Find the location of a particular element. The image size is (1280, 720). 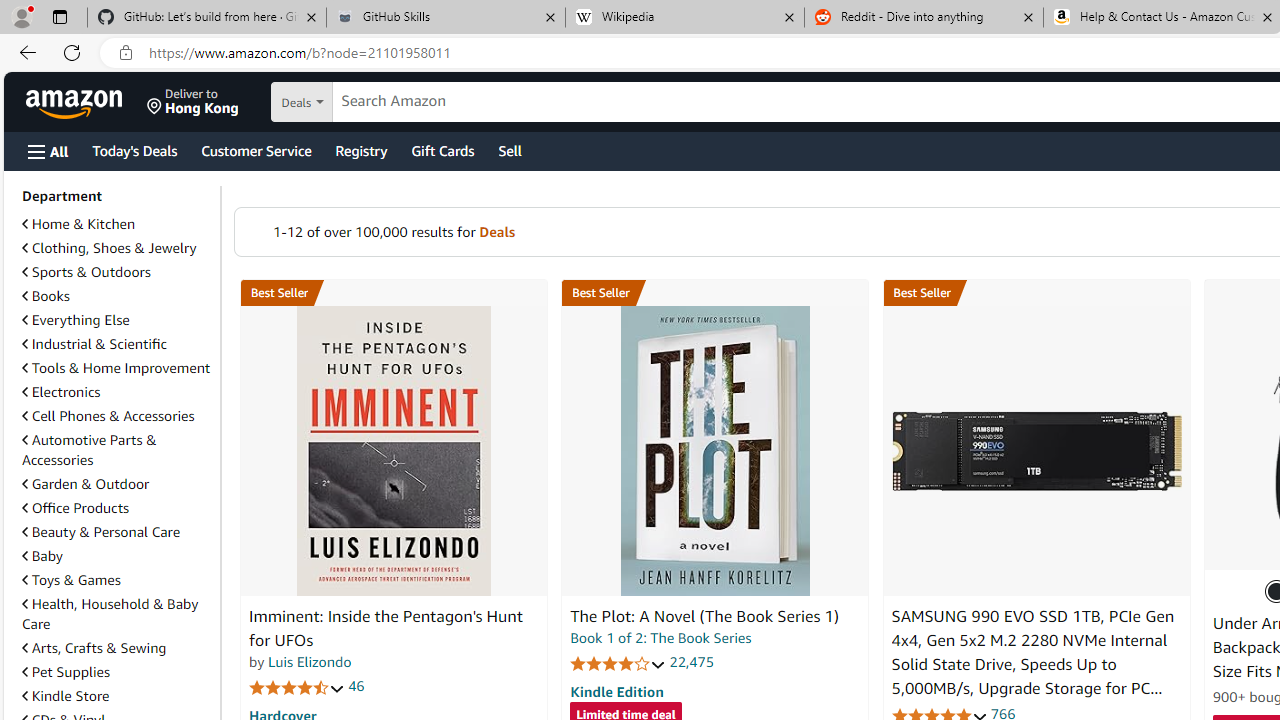

'46' is located at coordinates (356, 685).